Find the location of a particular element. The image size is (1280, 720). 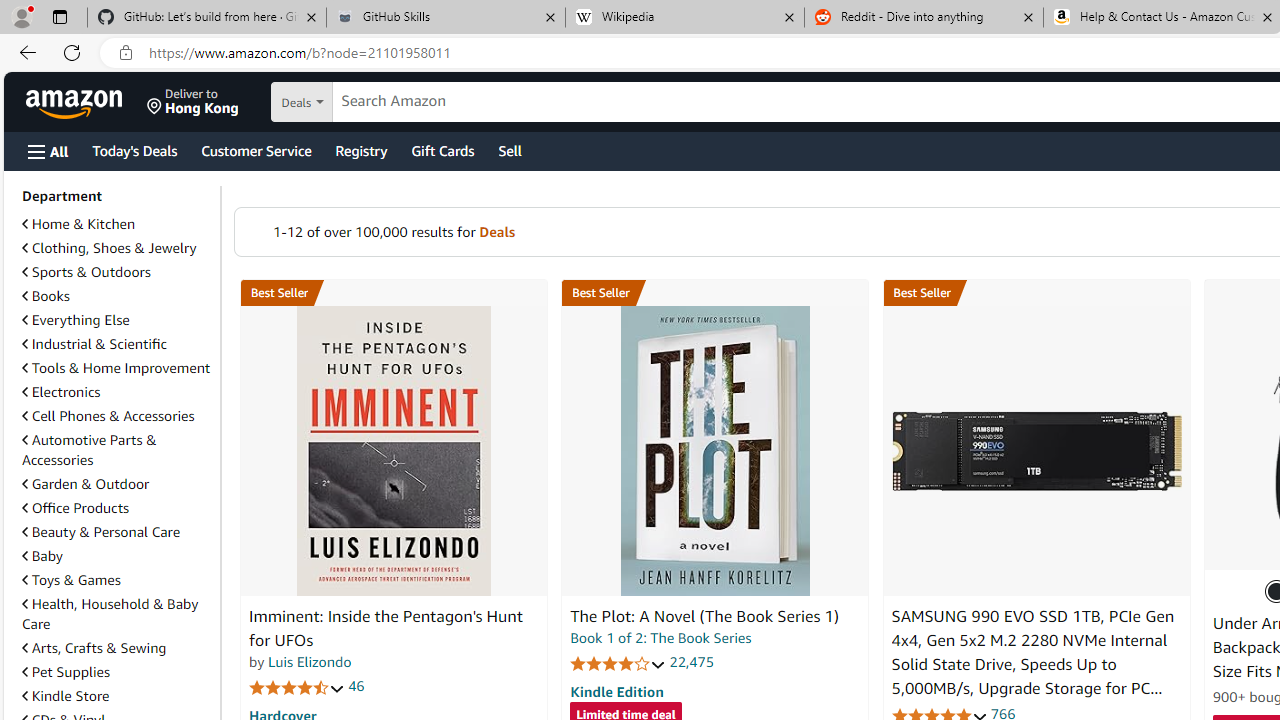

'46' is located at coordinates (356, 685).